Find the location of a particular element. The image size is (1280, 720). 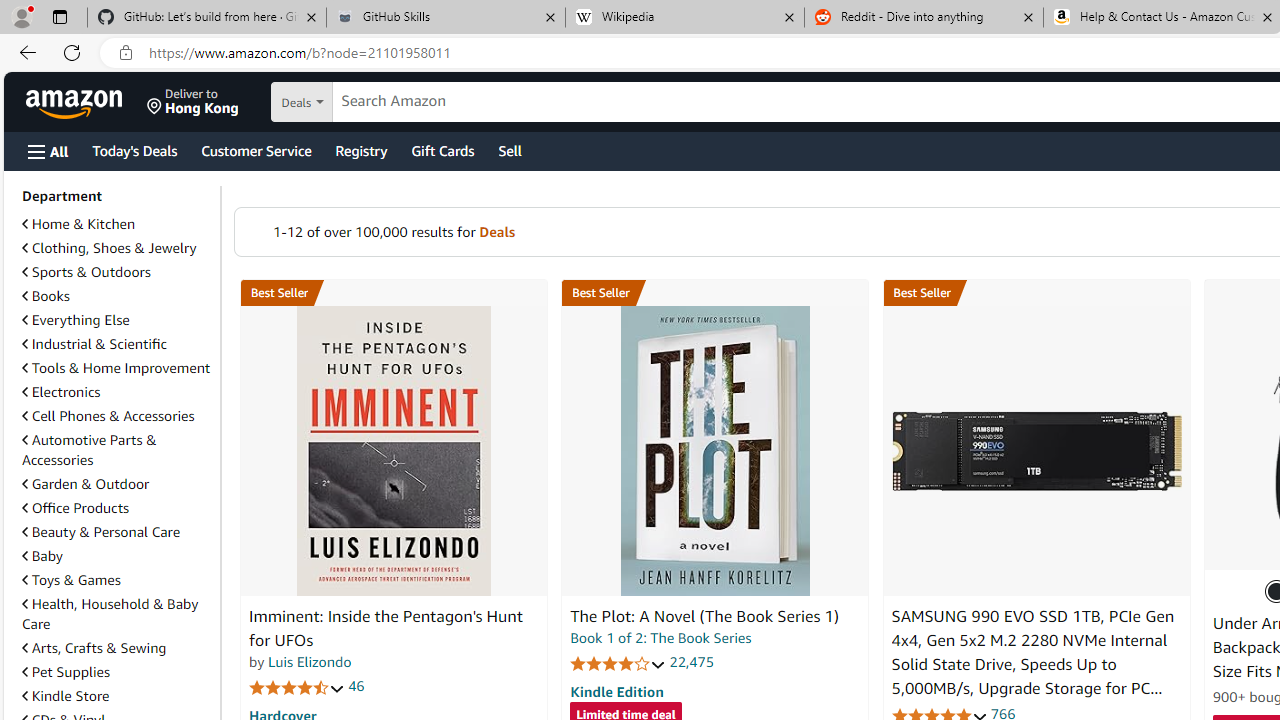

'46' is located at coordinates (356, 685).